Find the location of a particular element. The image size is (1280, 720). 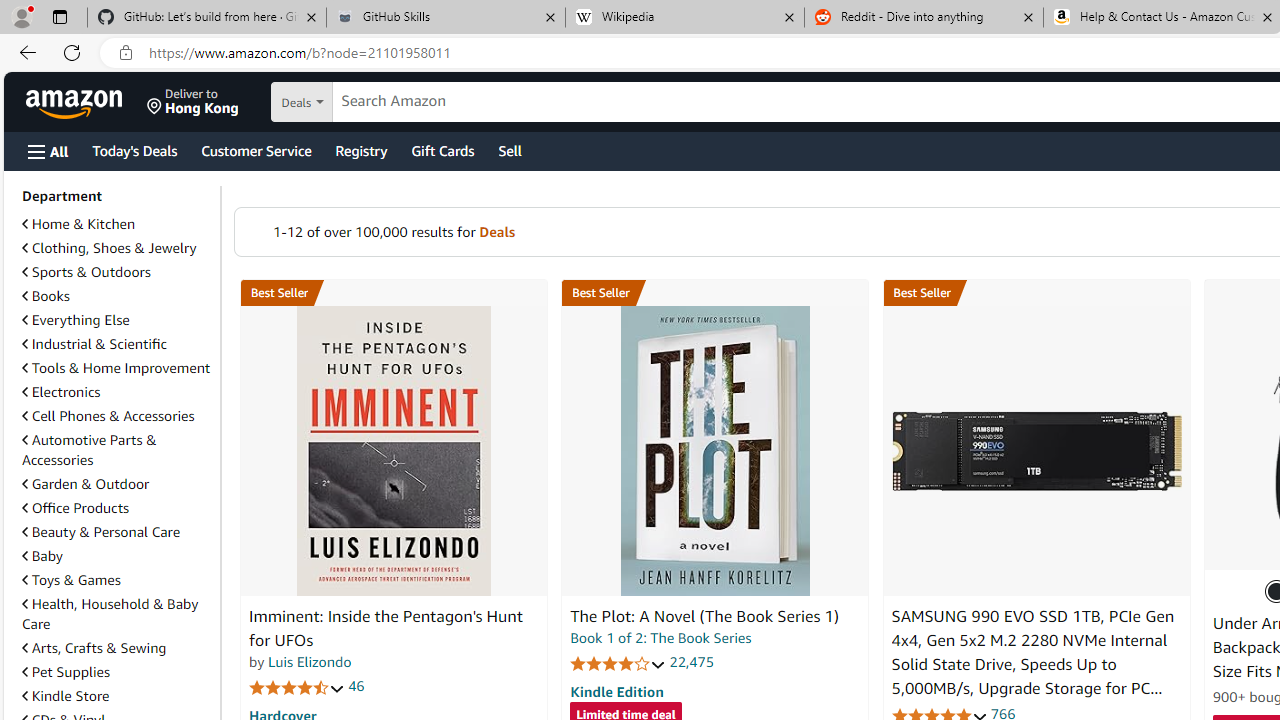

'46' is located at coordinates (356, 685).